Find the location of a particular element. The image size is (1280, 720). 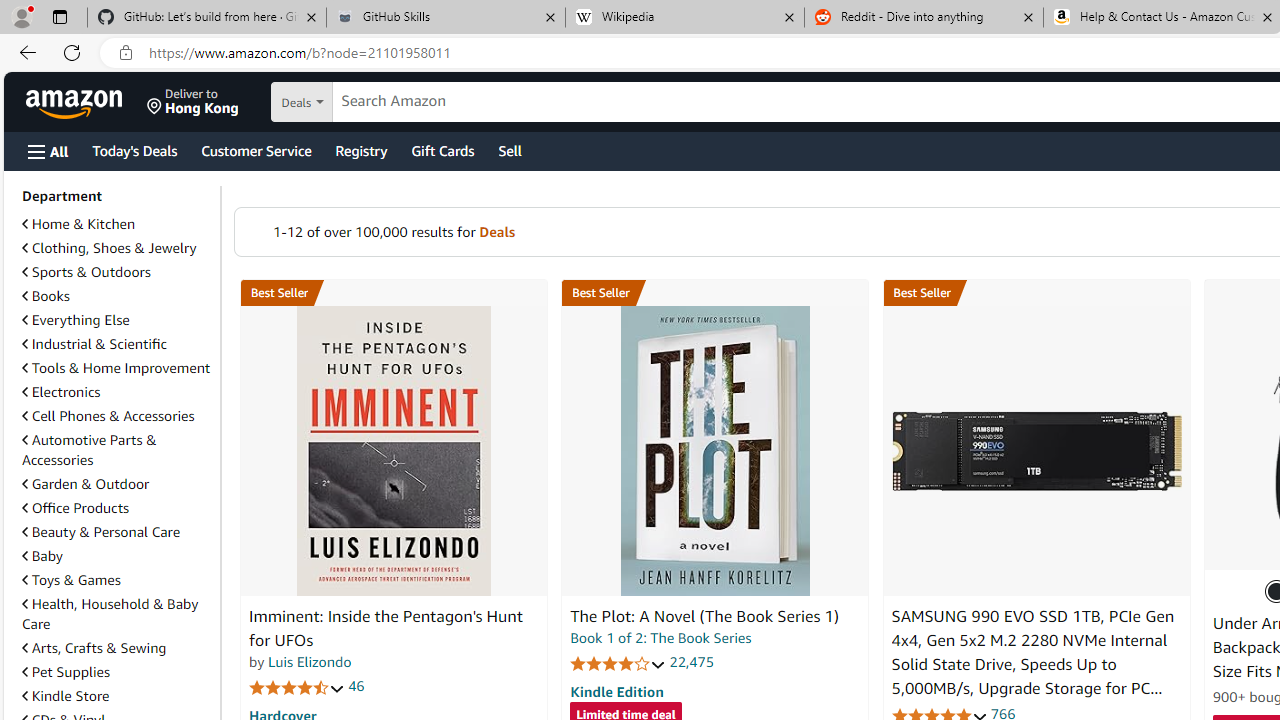

'46' is located at coordinates (356, 685).